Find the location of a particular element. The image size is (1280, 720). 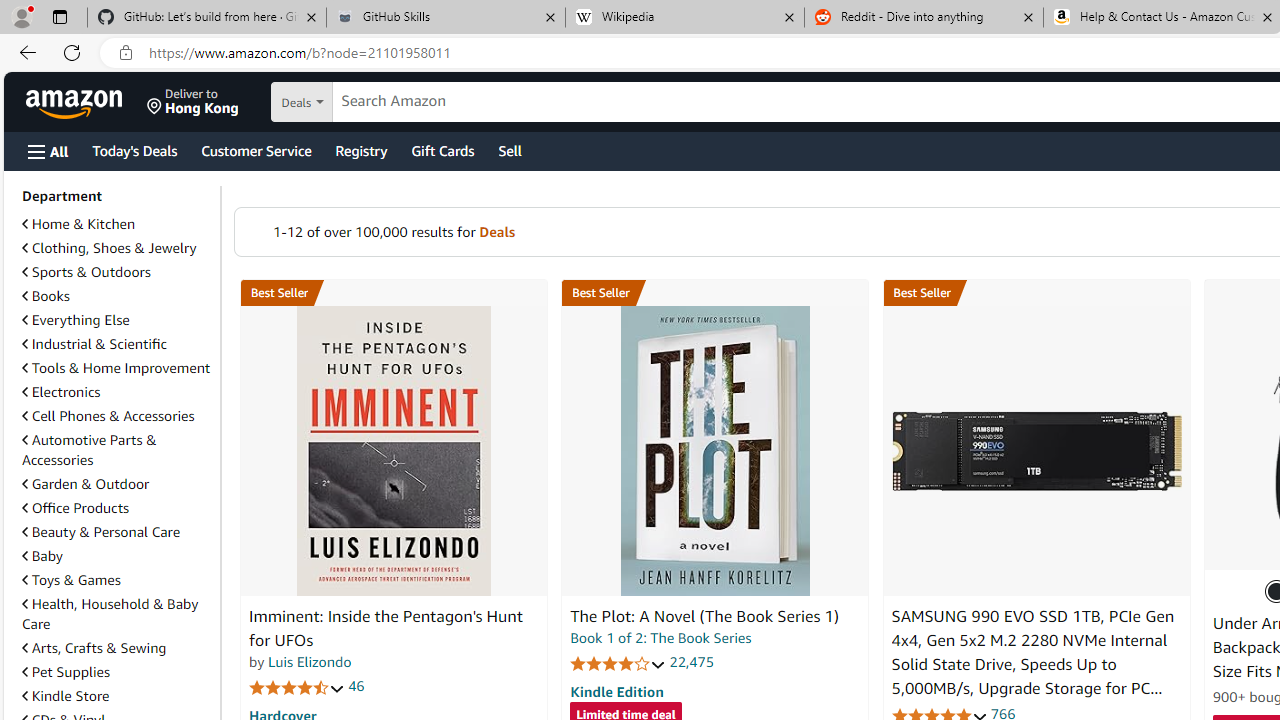

'46' is located at coordinates (356, 685).